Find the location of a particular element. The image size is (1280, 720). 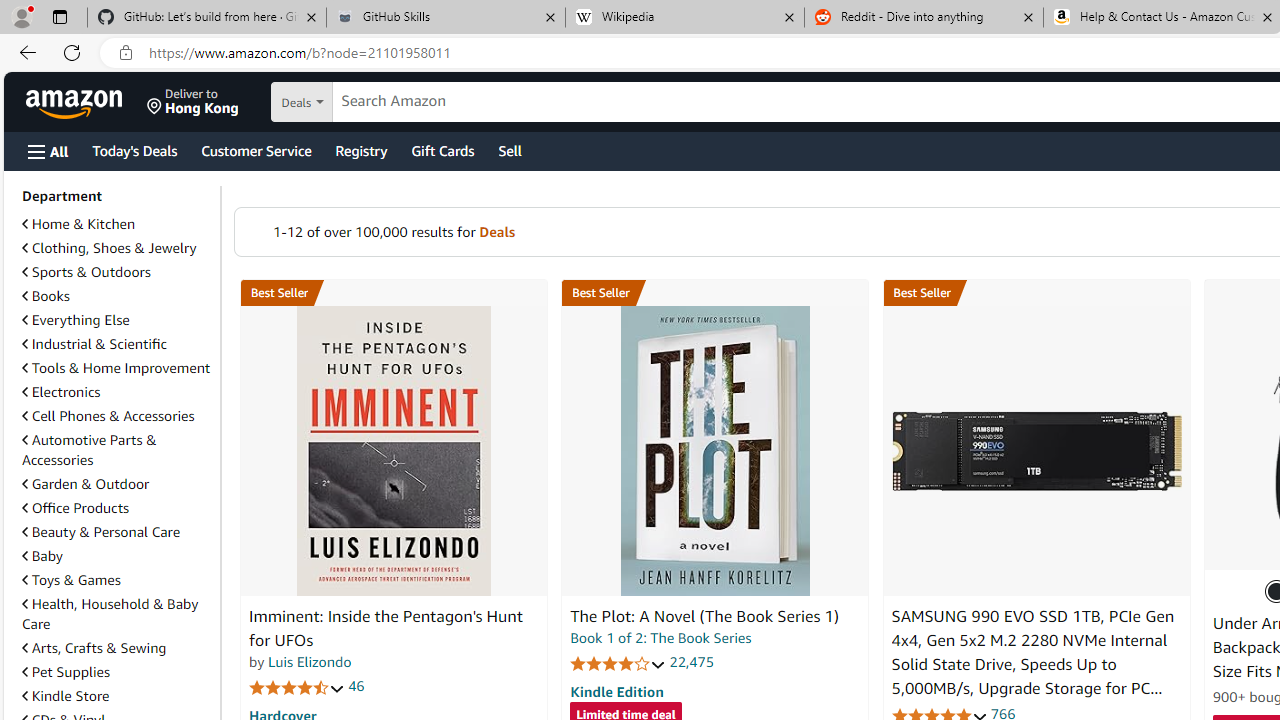

'46' is located at coordinates (356, 685).